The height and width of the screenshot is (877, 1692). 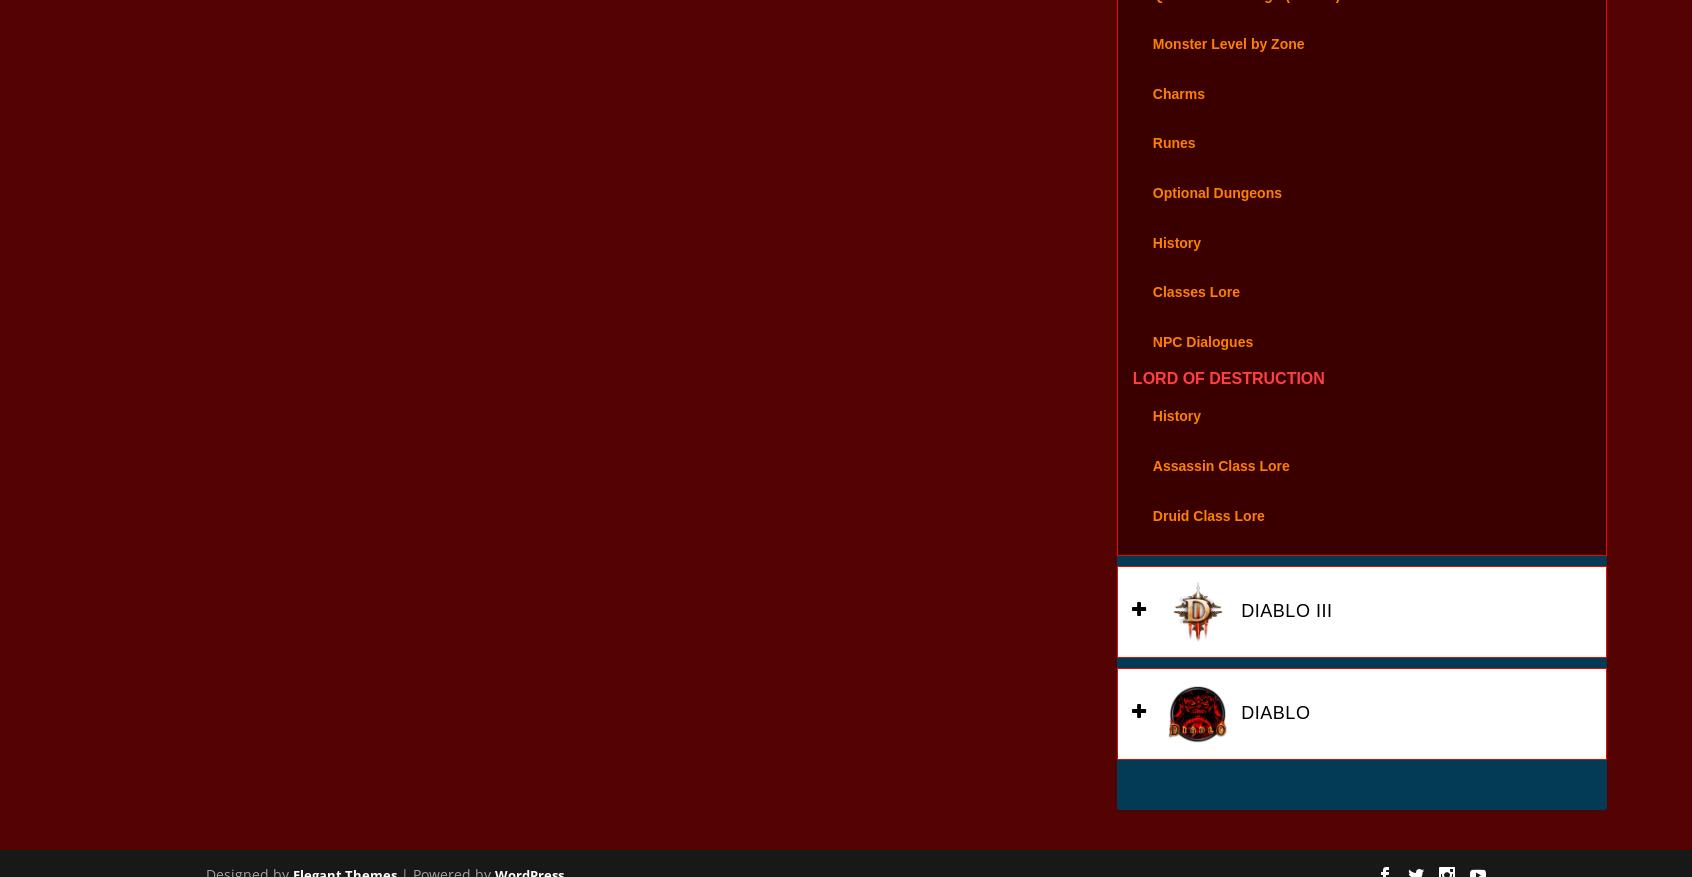 I want to click on 'LORD OF DESTRUCTION', so click(x=1228, y=404).